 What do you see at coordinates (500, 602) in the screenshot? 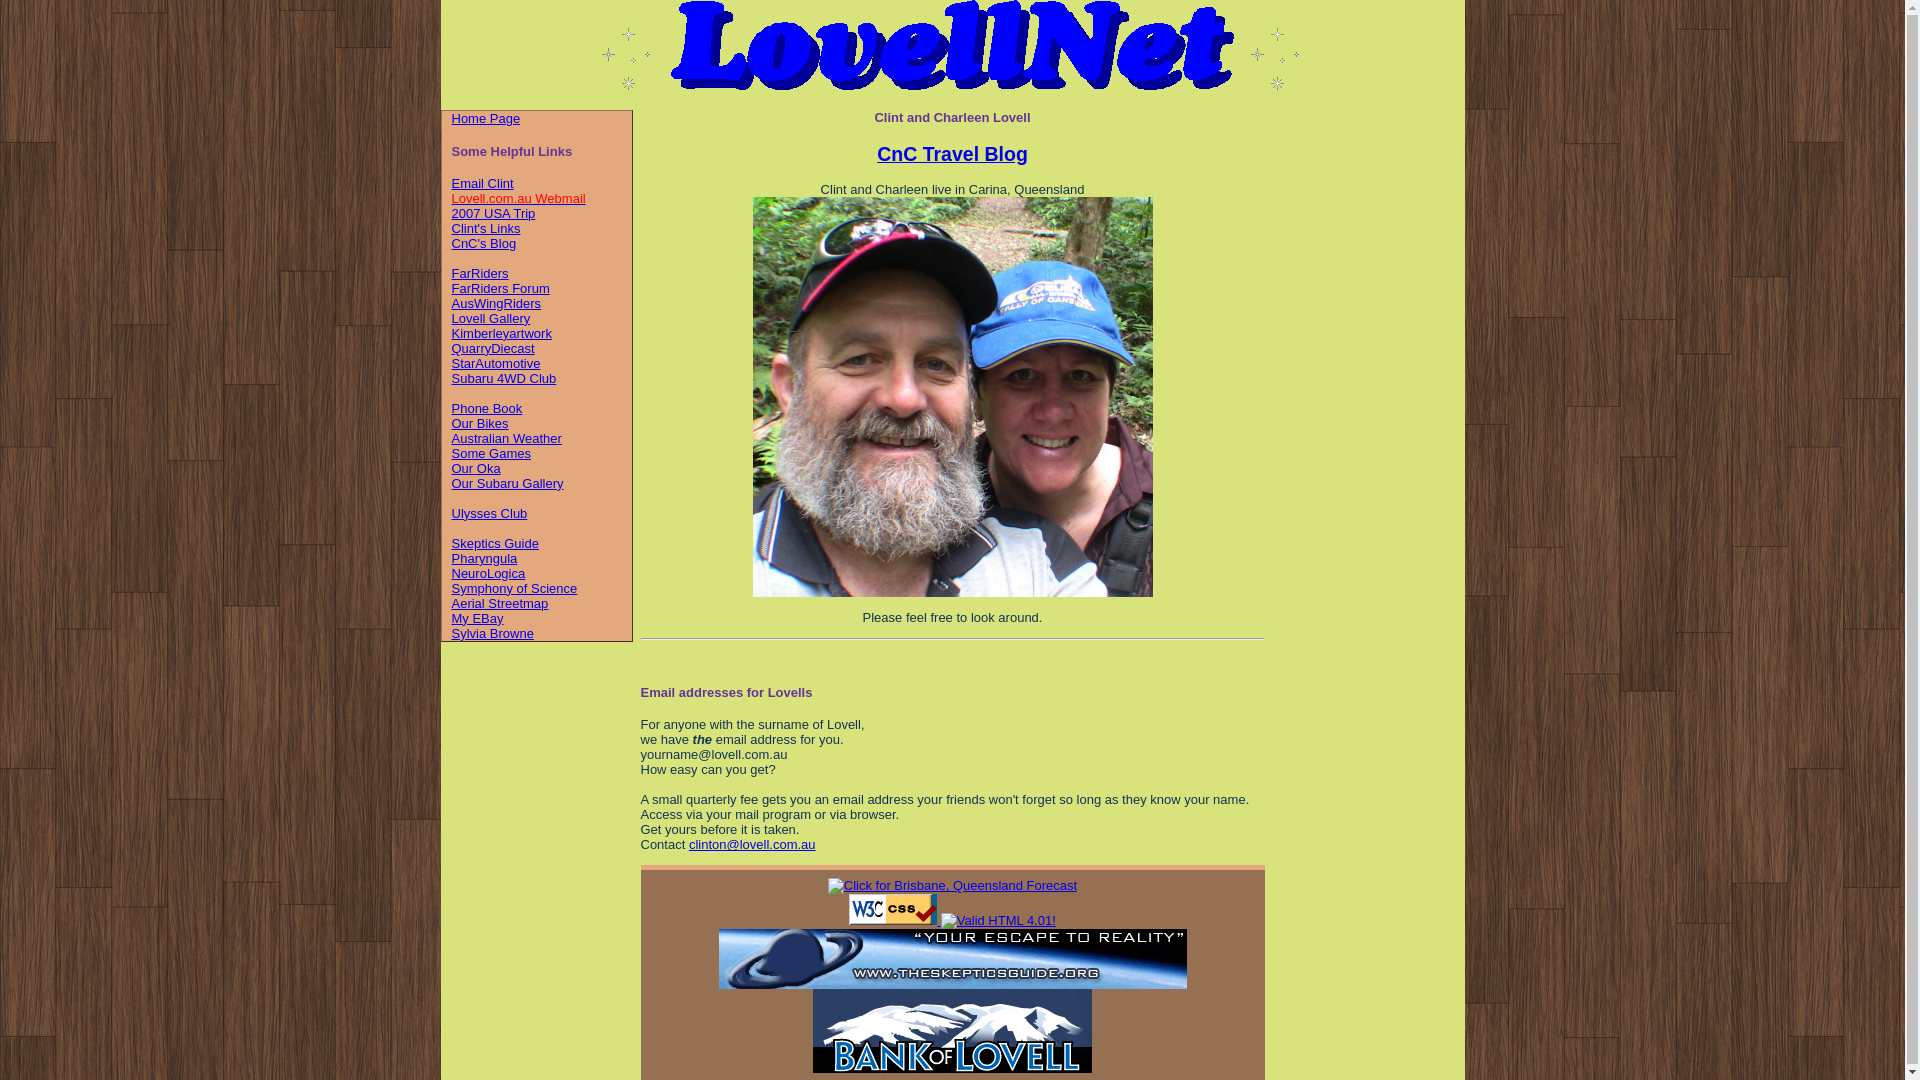
I see `'Aerial Streetmap'` at bounding box center [500, 602].